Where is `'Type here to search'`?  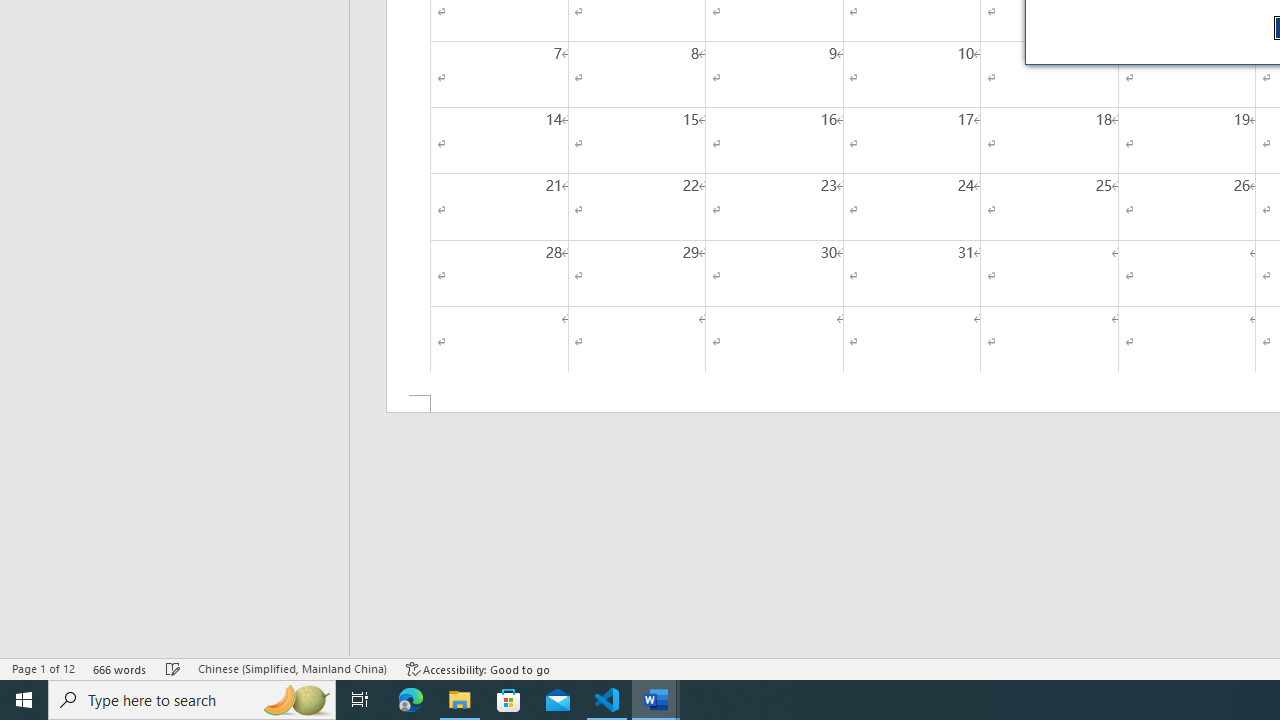
'Type here to search' is located at coordinates (192, 698).